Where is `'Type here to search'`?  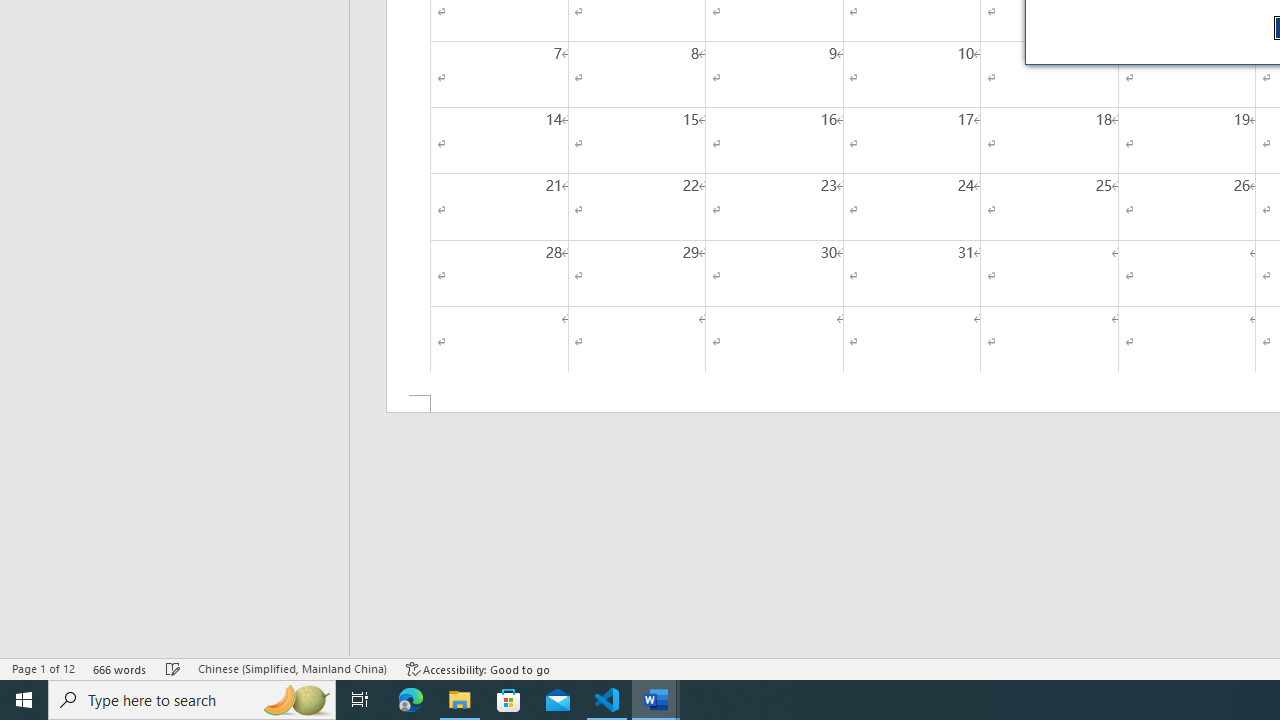
'Type here to search' is located at coordinates (192, 698).